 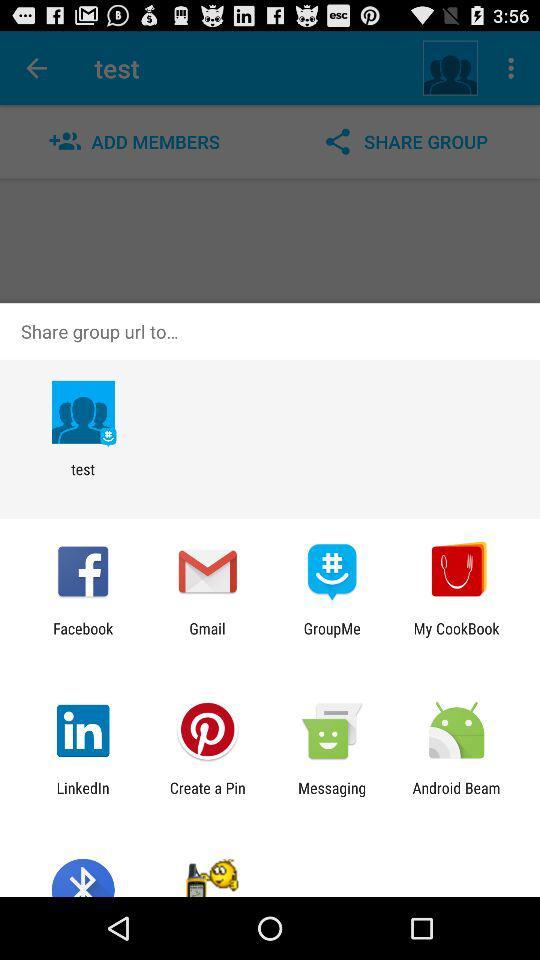 I want to click on app next to the create a pin, so click(x=82, y=796).